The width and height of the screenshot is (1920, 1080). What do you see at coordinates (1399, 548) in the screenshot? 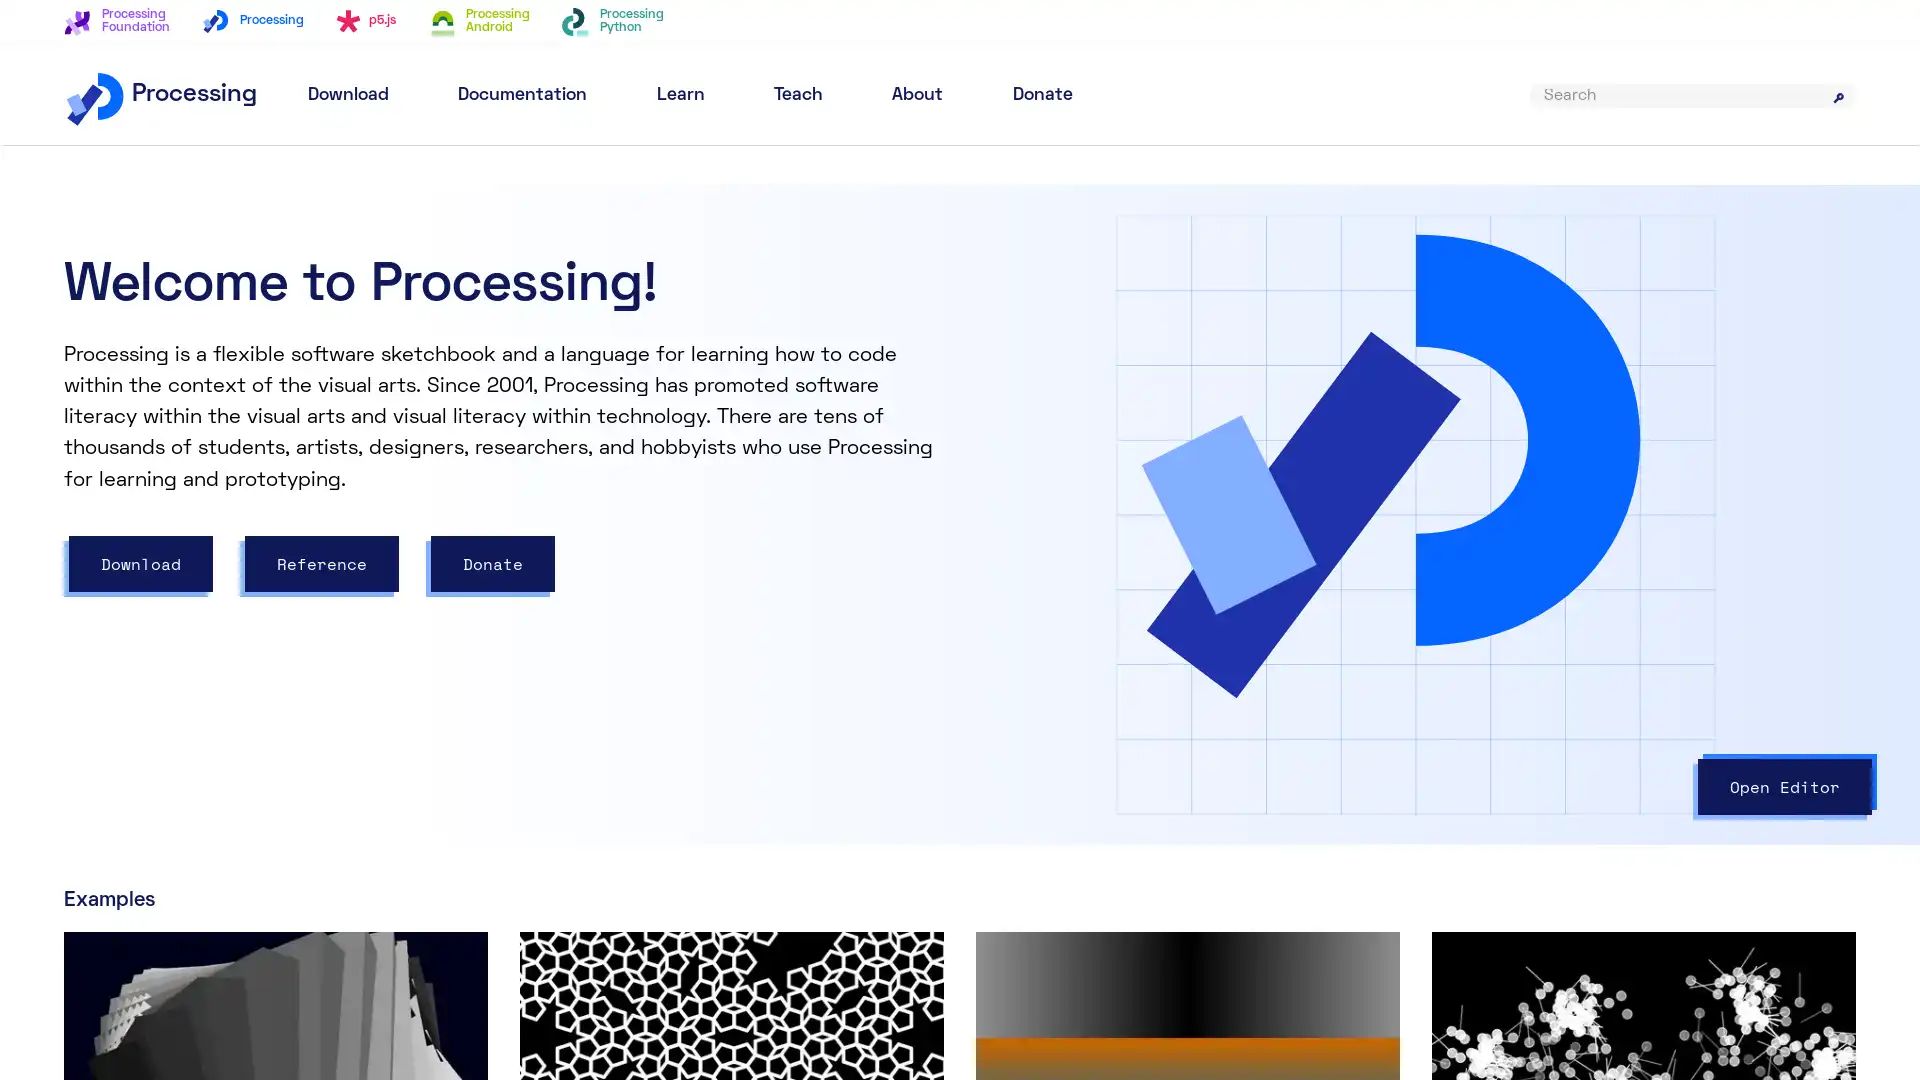
I see `change position` at bounding box center [1399, 548].